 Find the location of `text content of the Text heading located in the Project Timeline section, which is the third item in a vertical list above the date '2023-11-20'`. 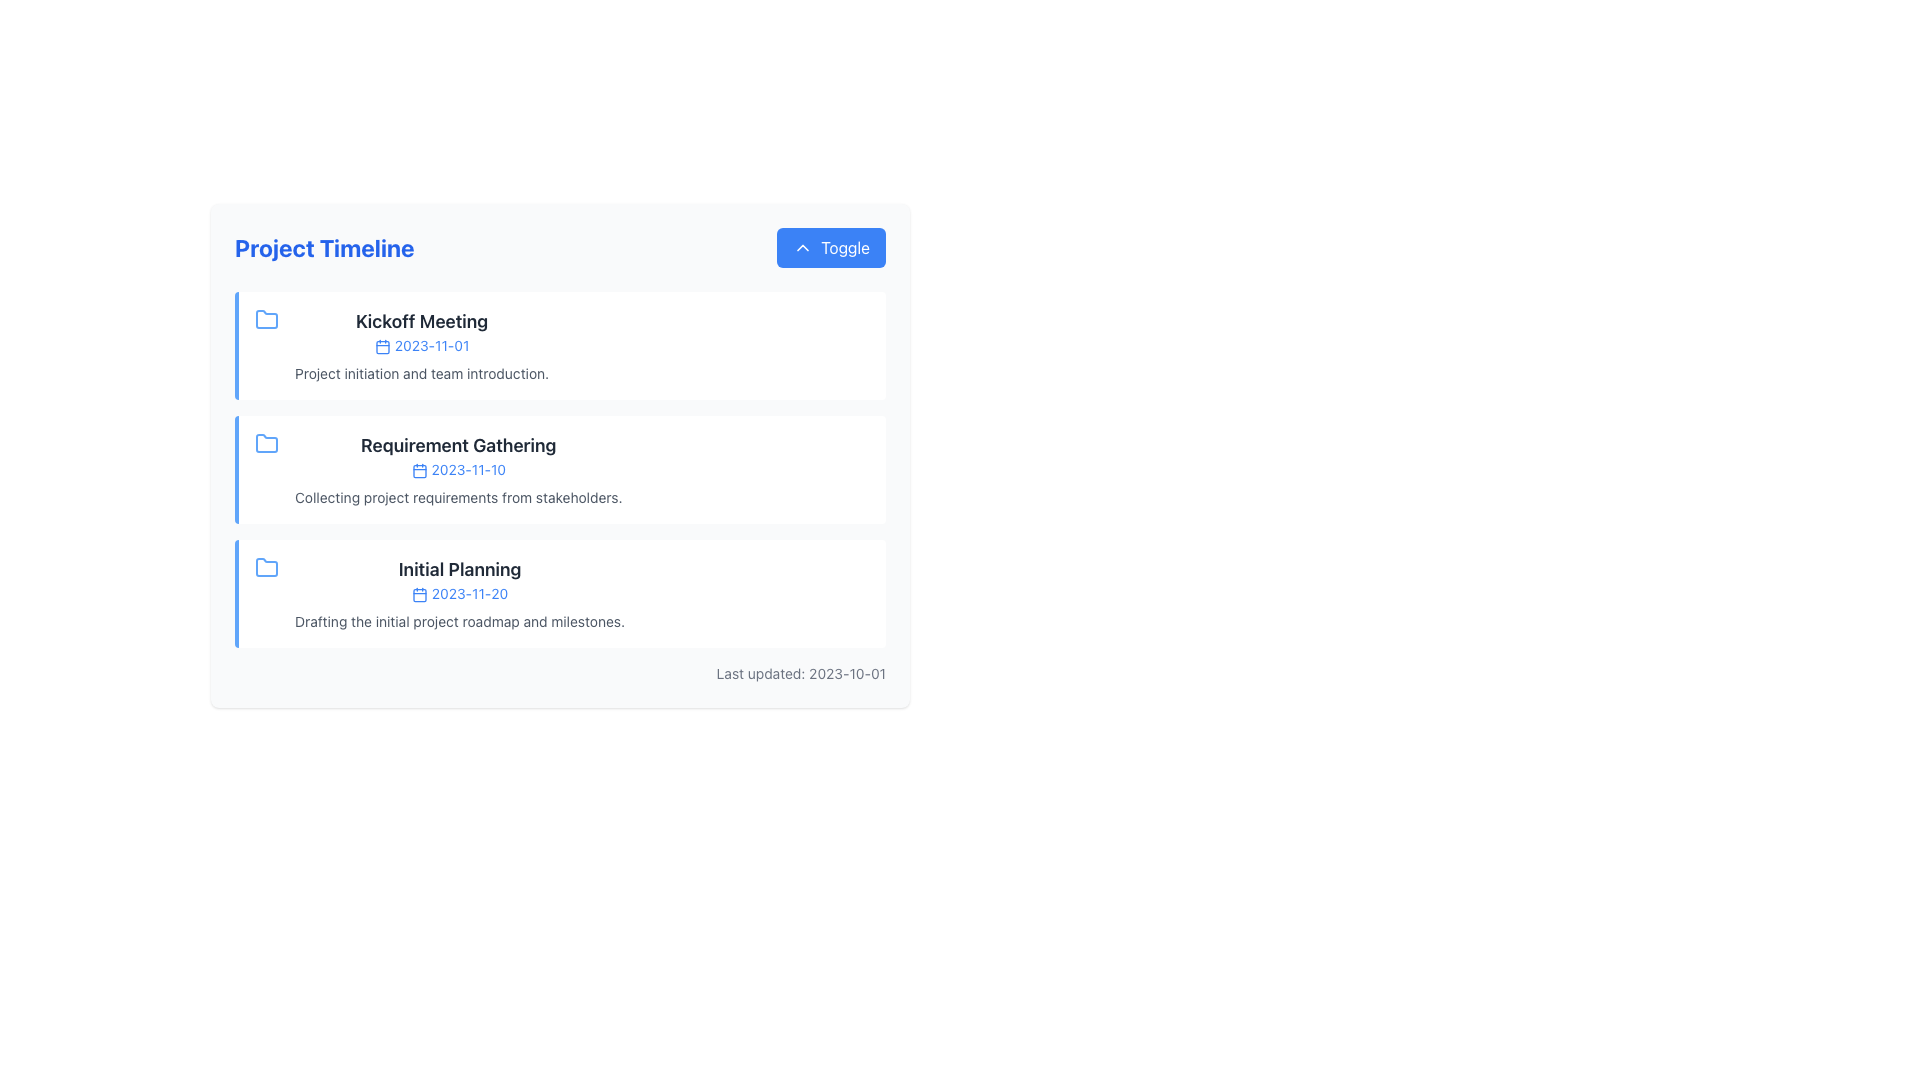

text content of the Text heading located in the Project Timeline section, which is the third item in a vertical list above the date '2023-11-20' is located at coordinates (459, 570).